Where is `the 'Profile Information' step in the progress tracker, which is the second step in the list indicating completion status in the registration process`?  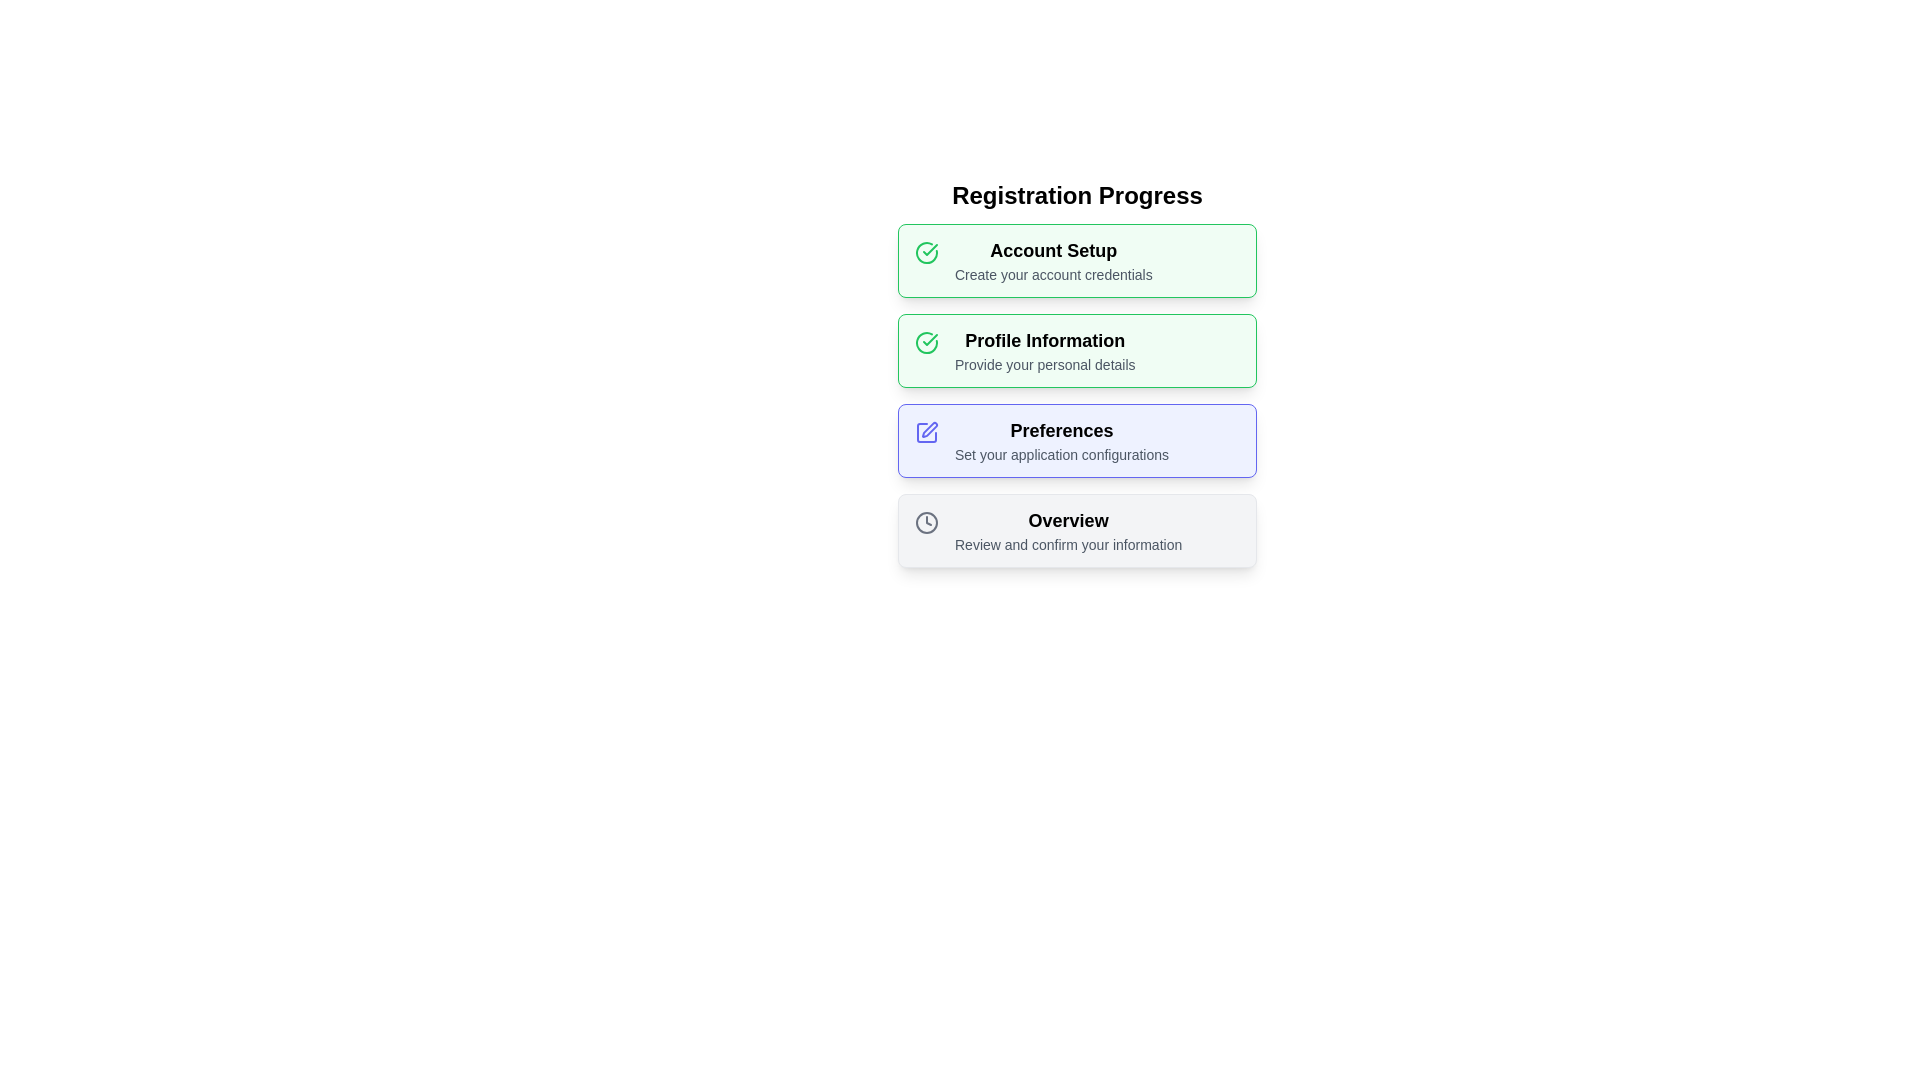
the 'Profile Information' step in the progress tracker, which is the second step in the list indicating completion status in the registration process is located at coordinates (1076, 374).